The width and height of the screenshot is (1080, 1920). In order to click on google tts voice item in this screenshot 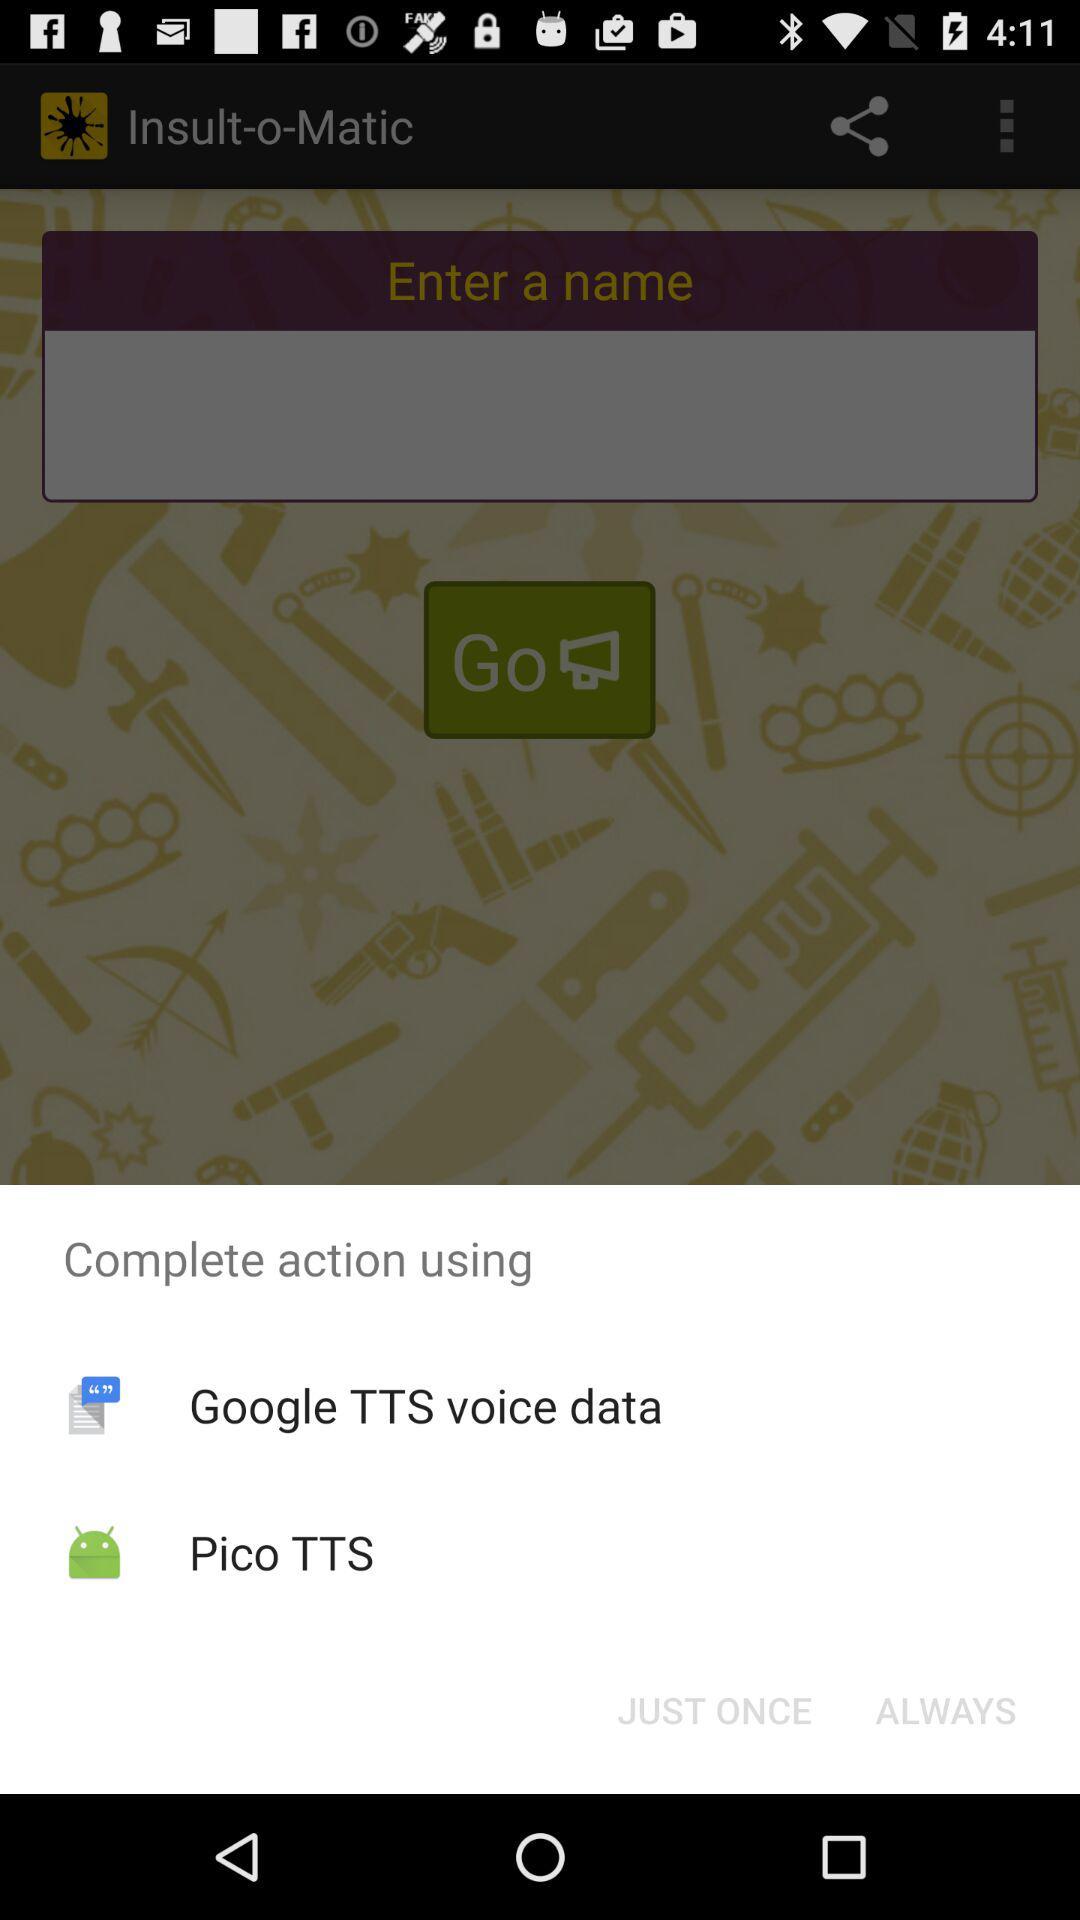, I will do `click(424, 1404)`.